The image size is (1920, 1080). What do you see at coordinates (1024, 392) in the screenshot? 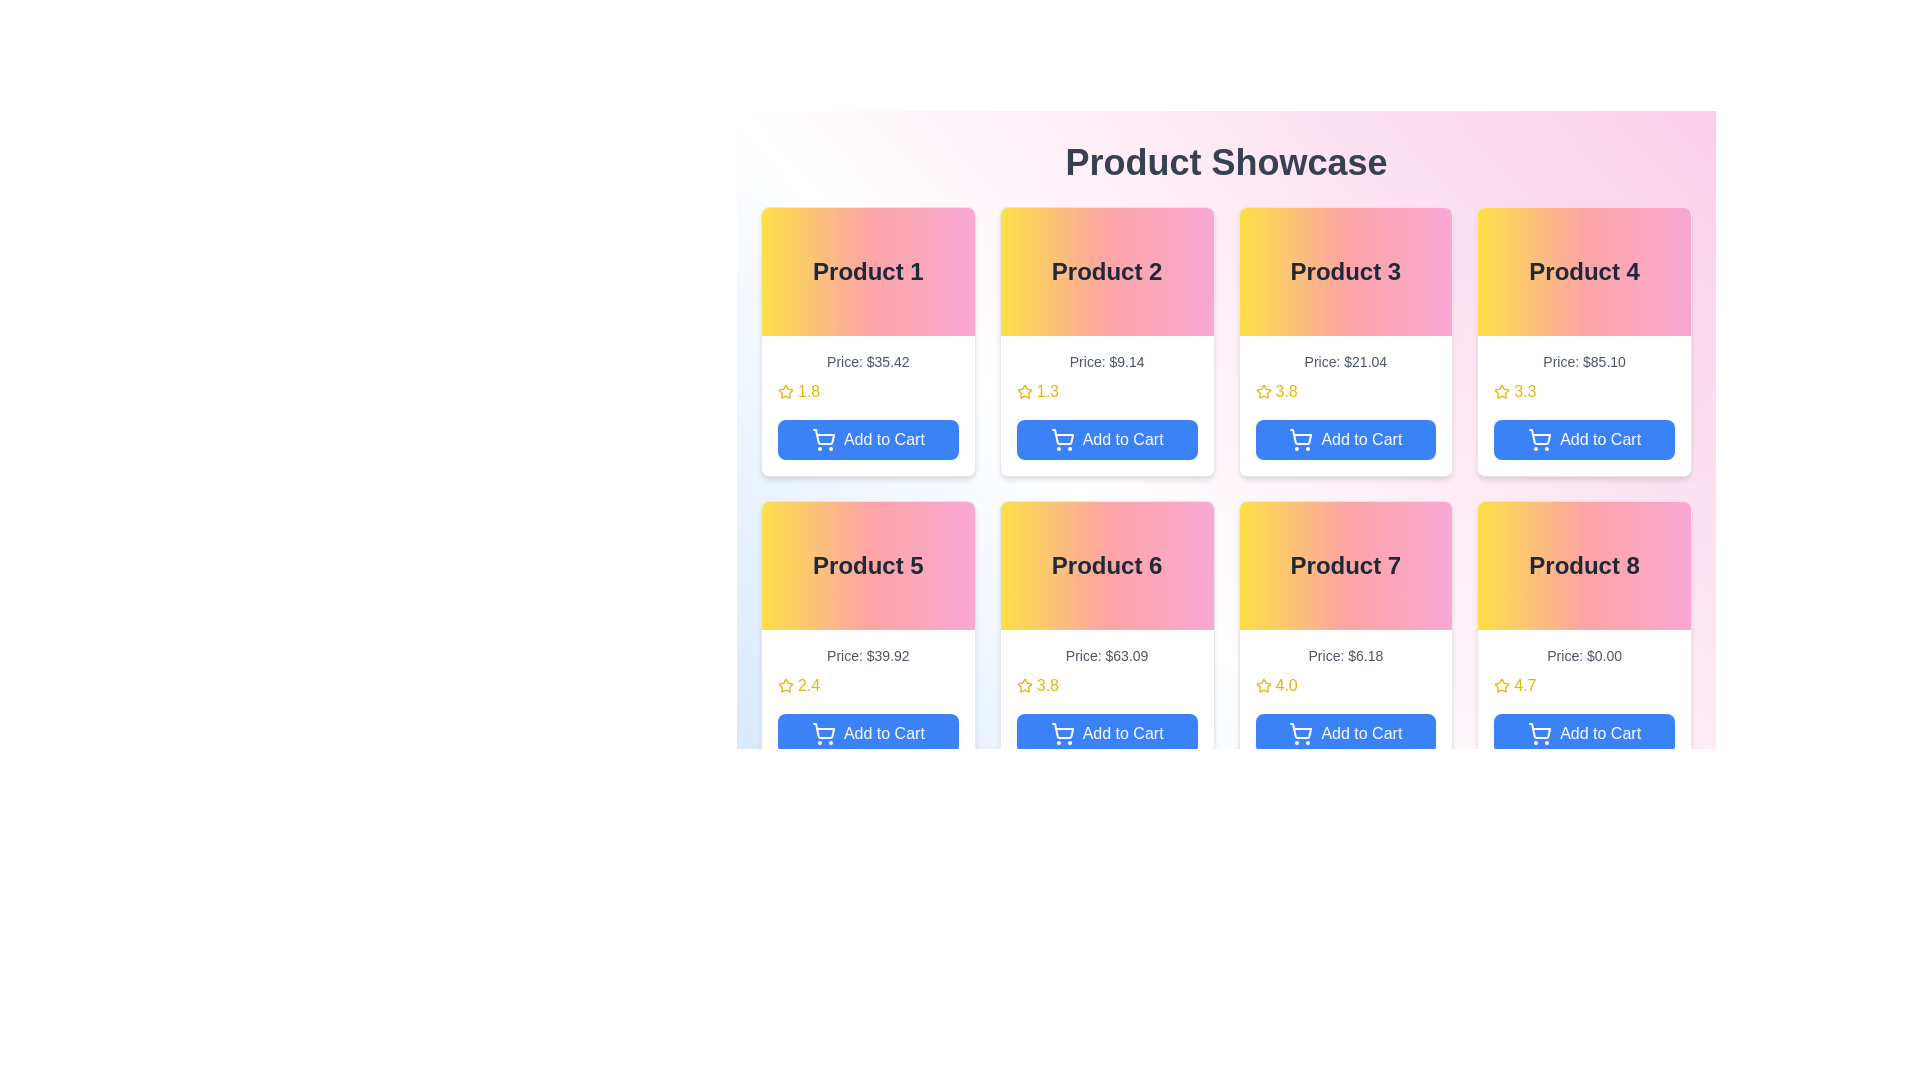
I see `the yellow star-shaped rating icon located in the rating section of the 'Product 2' card, adjacent to the numeric rating value of 1.3` at bounding box center [1024, 392].